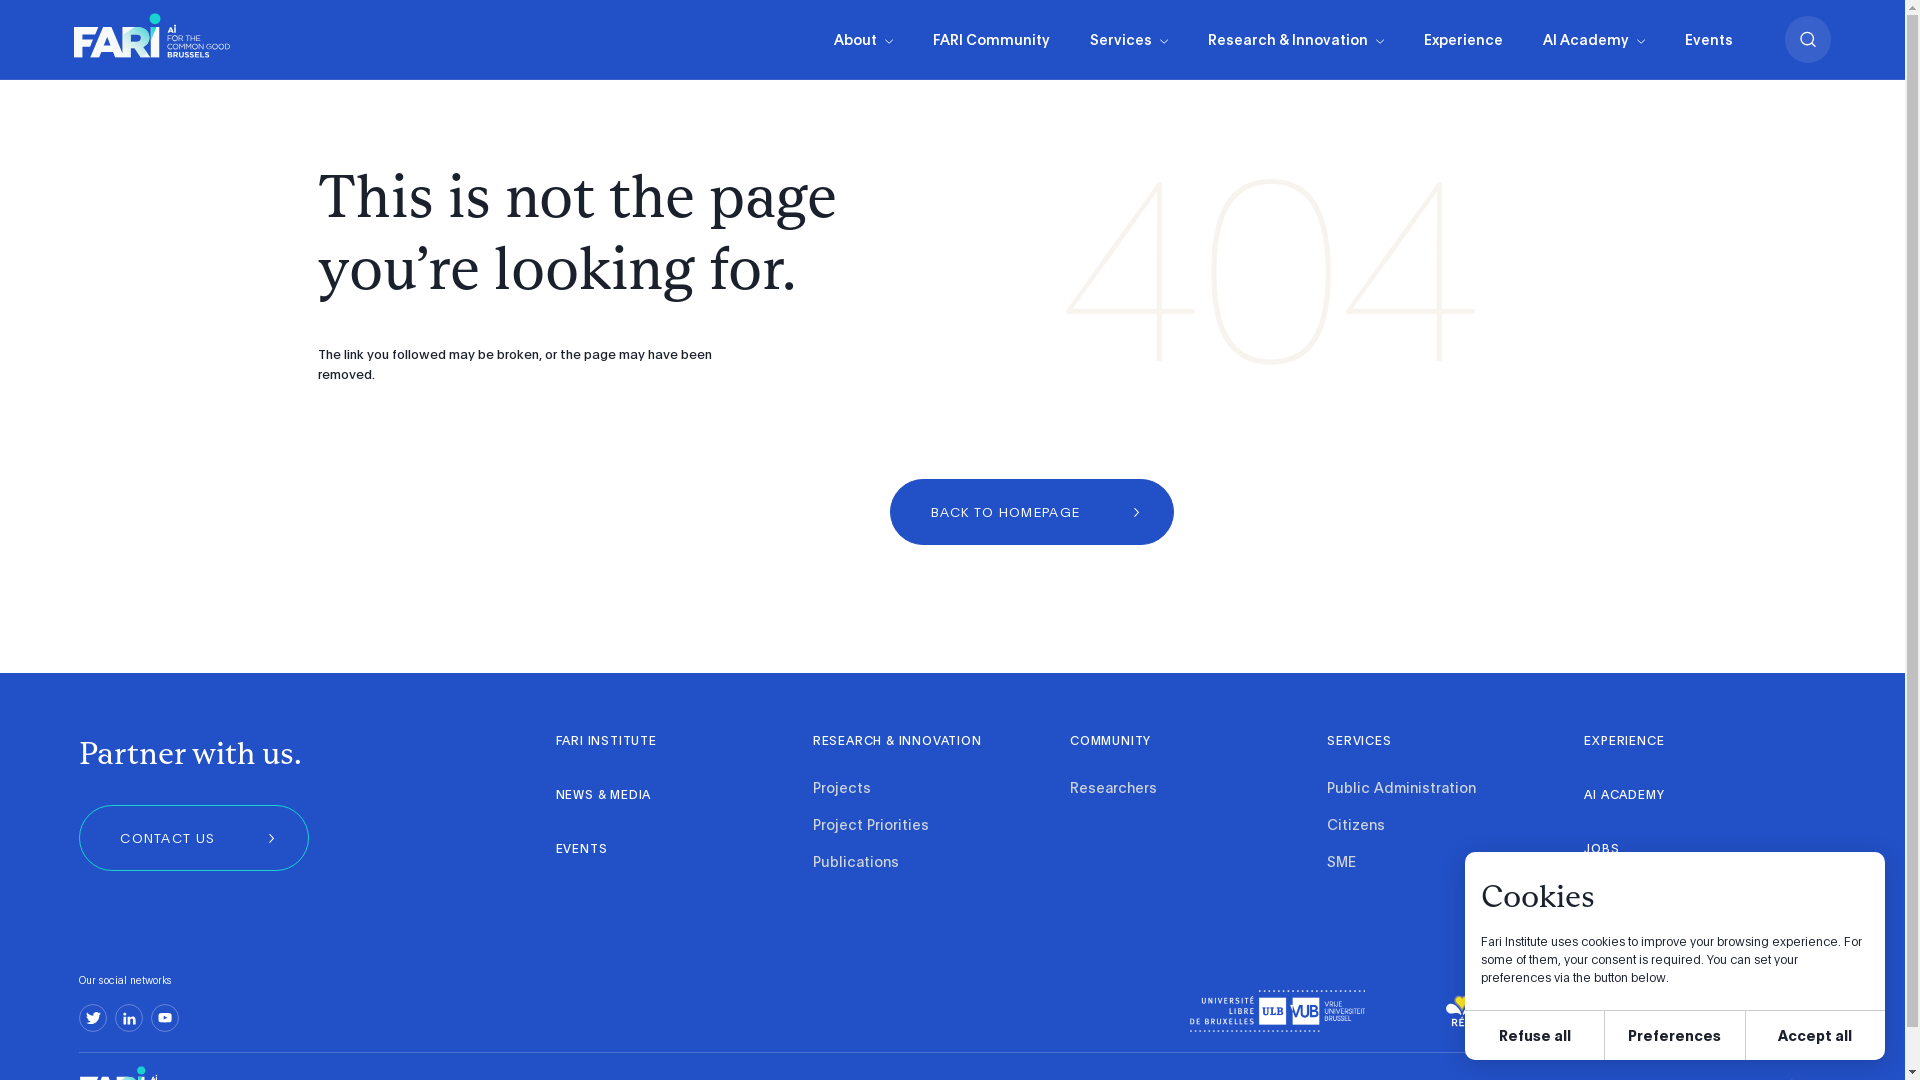 This screenshot has width=1920, height=1080. Describe the element at coordinates (1326, 862) in the screenshot. I see `'SME'` at that location.